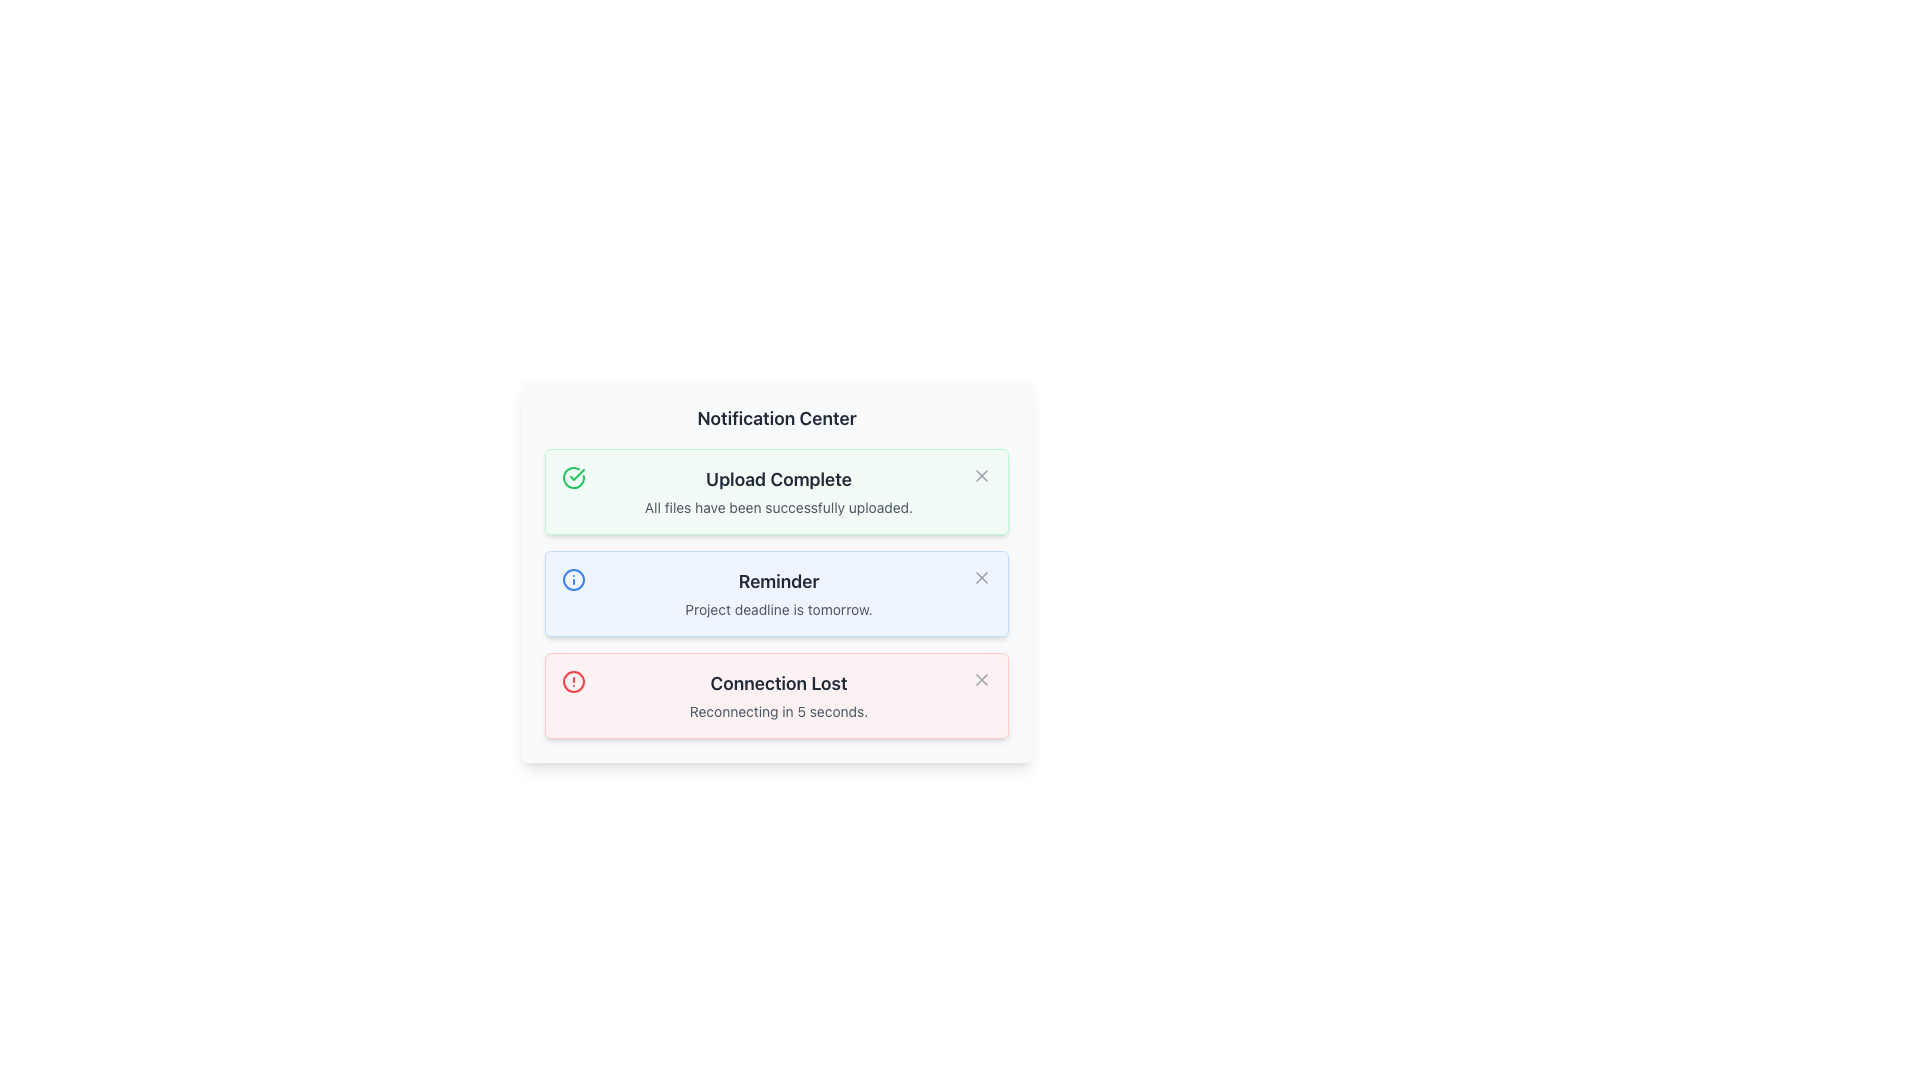 Image resolution: width=1920 pixels, height=1080 pixels. Describe the element at coordinates (777, 711) in the screenshot. I see `the static text element that indicates the system is attempting to reconnect, located below the 'Connection Lost' text and above the close icon in the third notification of the list` at that location.